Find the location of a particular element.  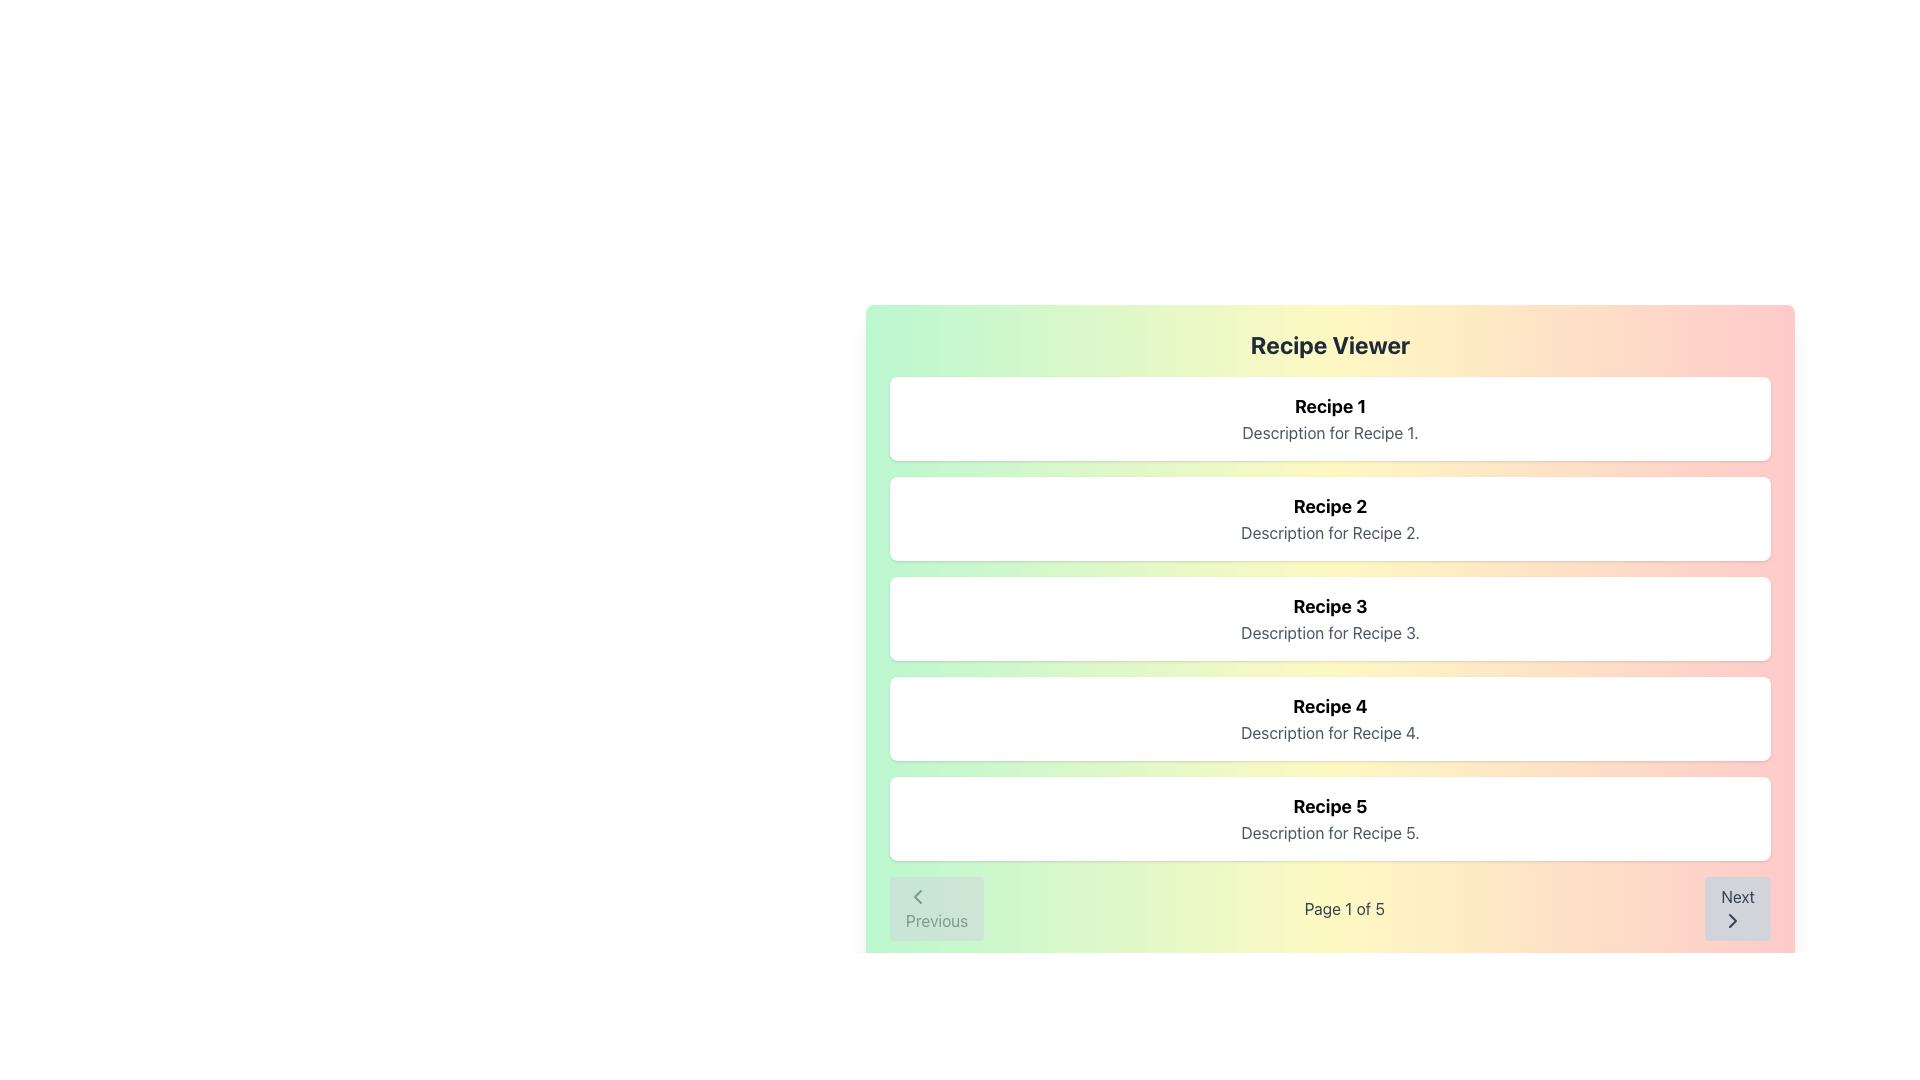

current page status displayed in the pagination control bar, which shows the current page number and total pages, e.g., 'Page 1 of 5' is located at coordinates (1330, 909).